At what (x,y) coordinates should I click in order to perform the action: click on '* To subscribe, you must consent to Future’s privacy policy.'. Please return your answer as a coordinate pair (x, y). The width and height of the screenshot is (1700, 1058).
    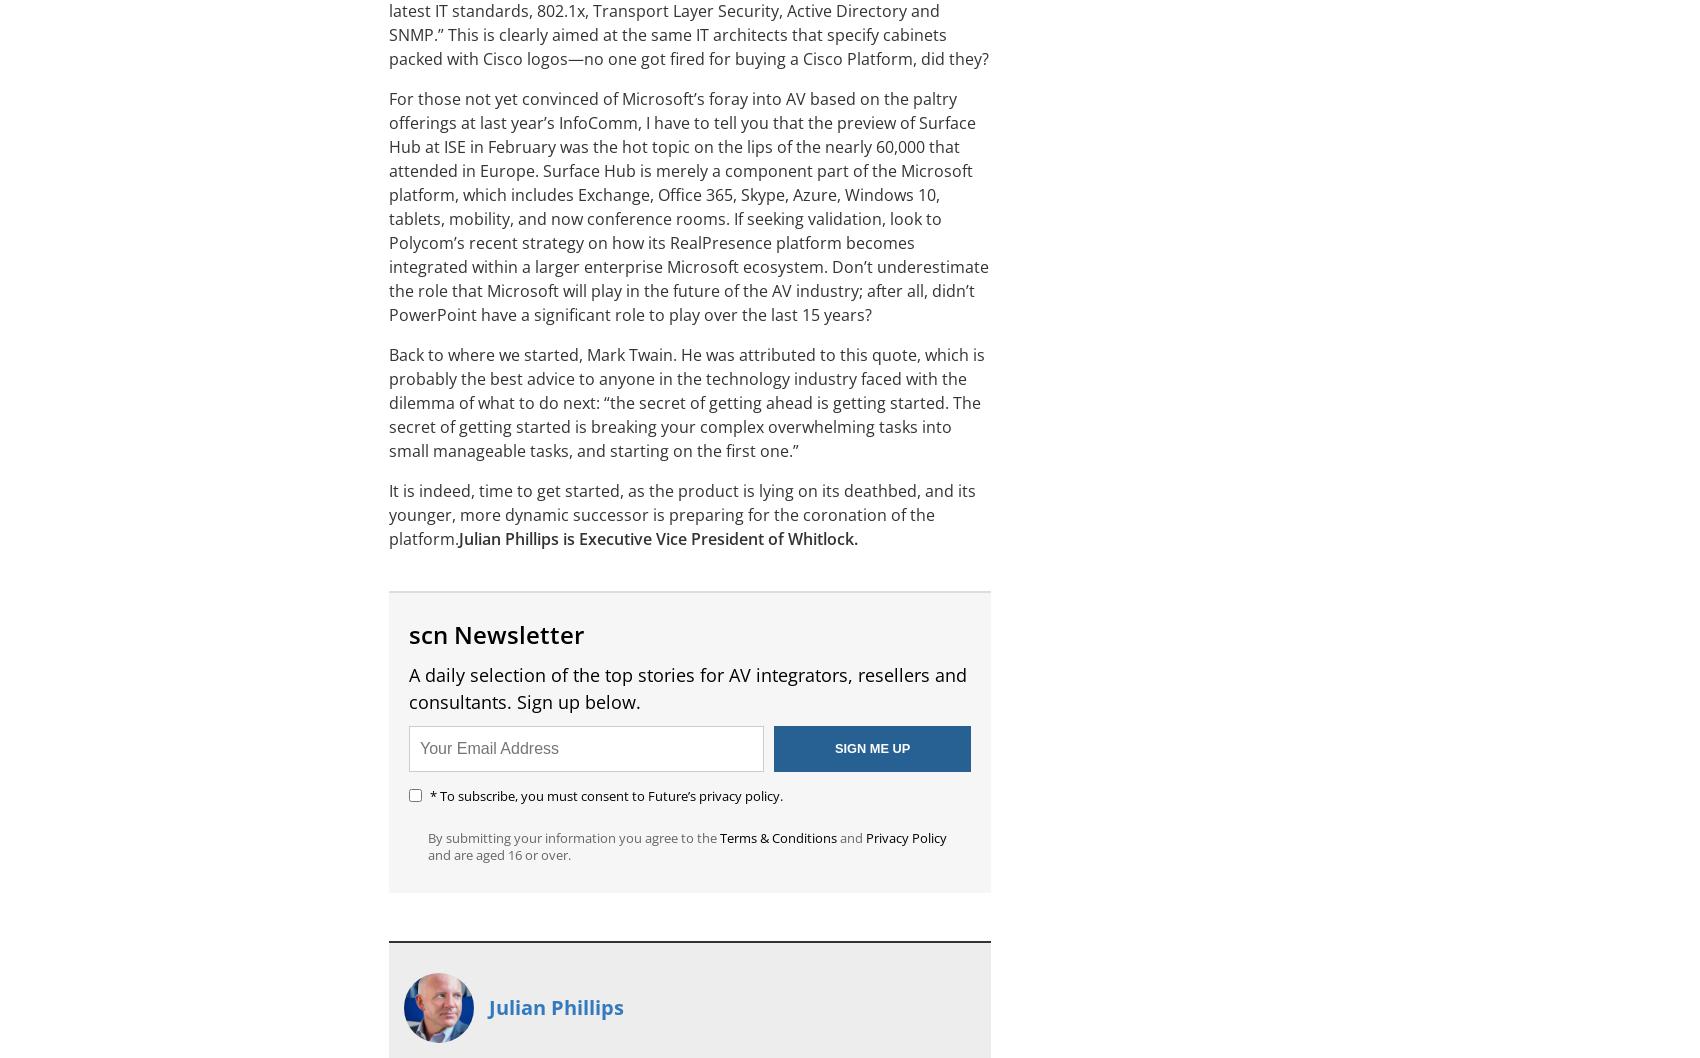
    Looking at the image, I should click on (605, 795).